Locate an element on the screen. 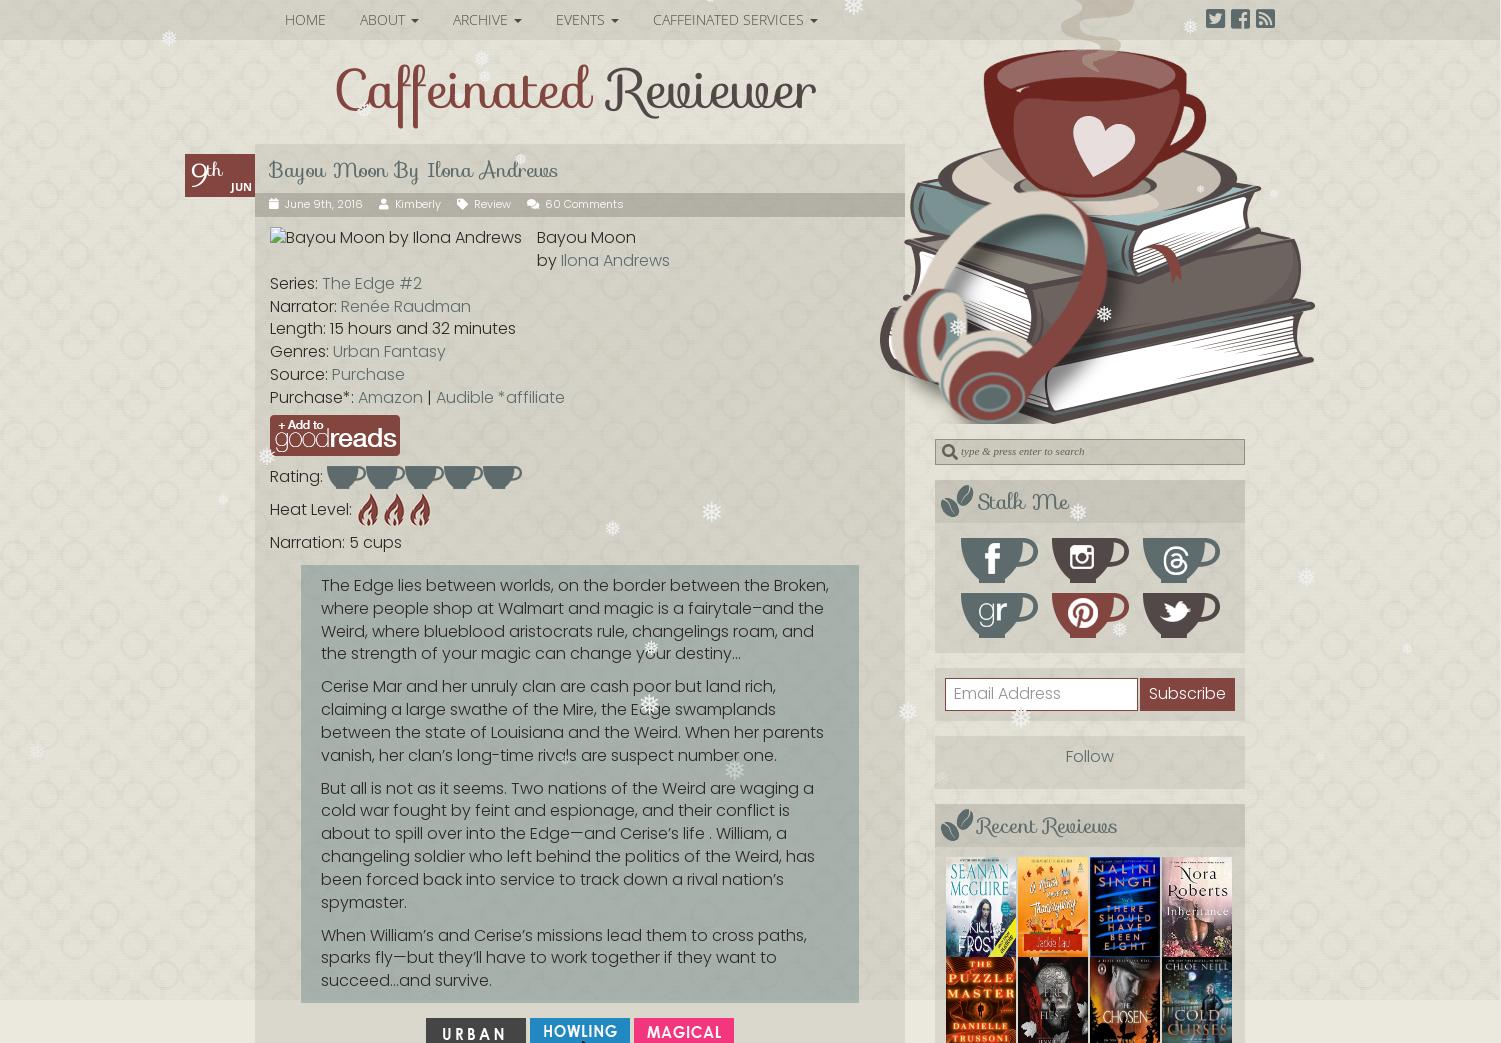 Image resolution: width=1501 pixels, height=1043 pixels. 'But all is not as it seems. Two nations of the Weird are waging a cold war fought by feint and espionage, and their conflict is about to spill over into the Edge—and Cerise’s life . William, a changeling soldier who left behind the politics of the Weird, has been forced back into service to track down a rival nation’s spymaster.' is located at coordinates (567, 844).